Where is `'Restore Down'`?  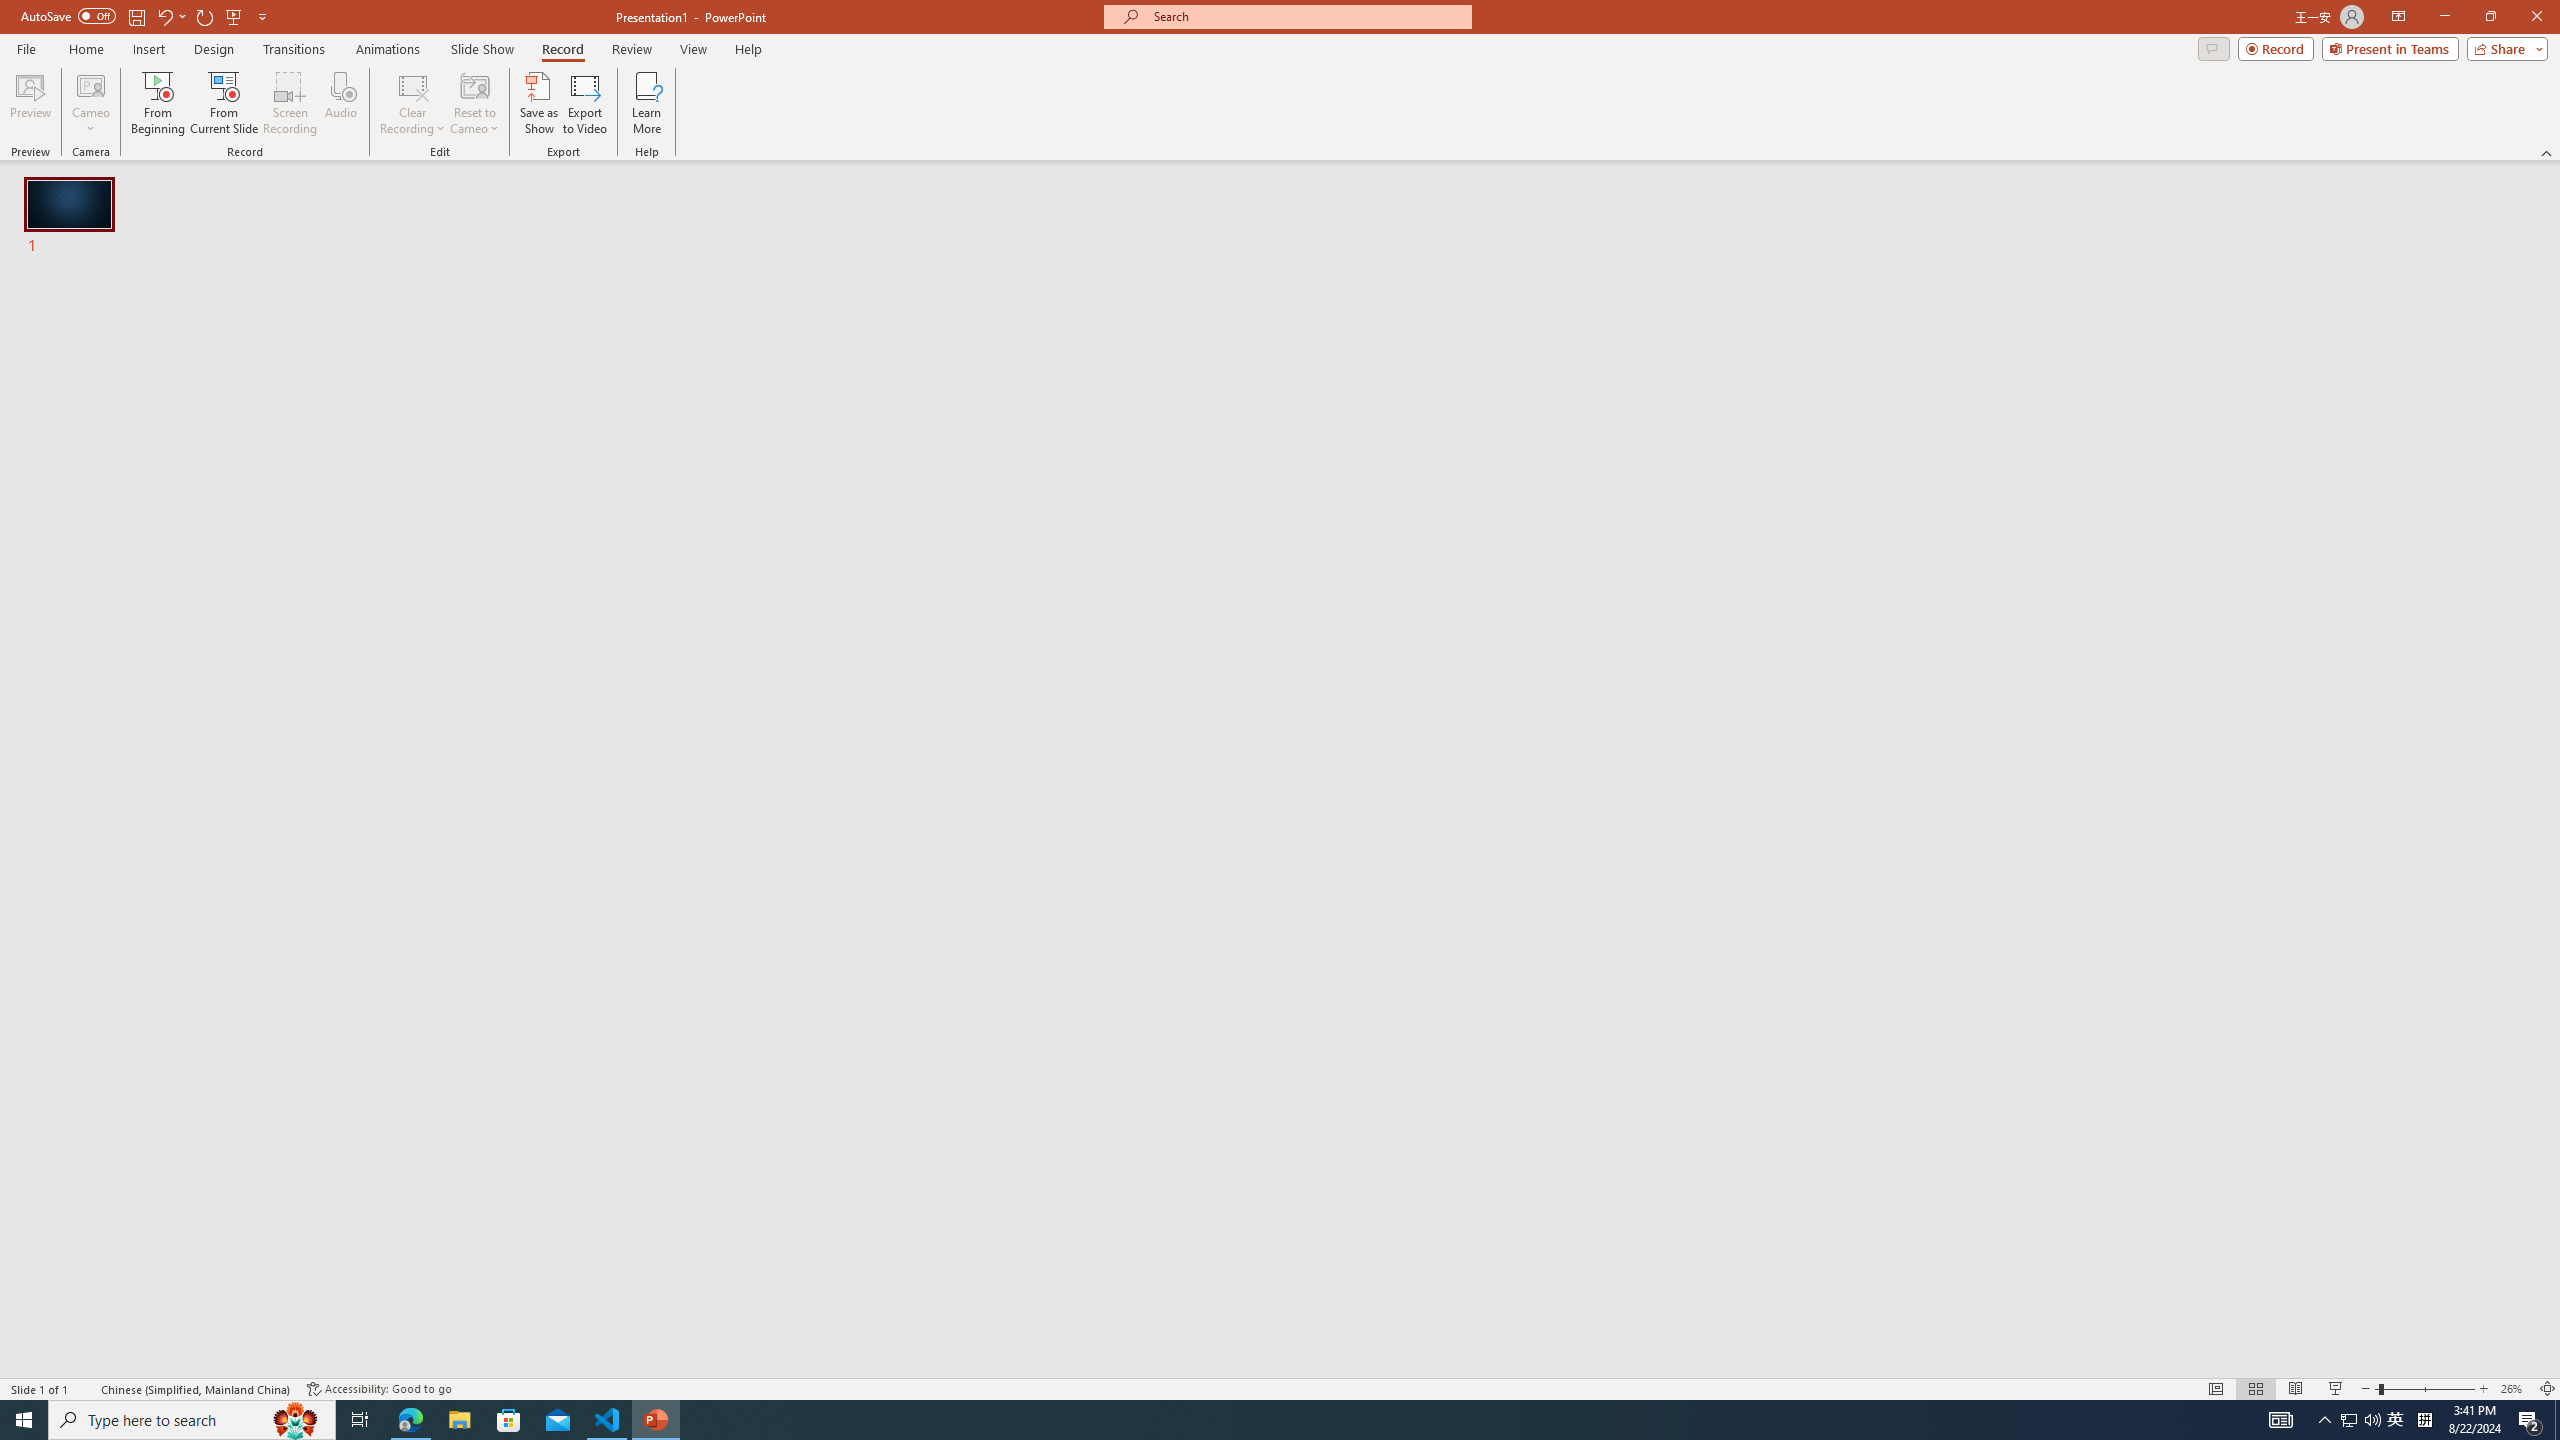 'Restore Down' is located at coordinates (2490, 16).